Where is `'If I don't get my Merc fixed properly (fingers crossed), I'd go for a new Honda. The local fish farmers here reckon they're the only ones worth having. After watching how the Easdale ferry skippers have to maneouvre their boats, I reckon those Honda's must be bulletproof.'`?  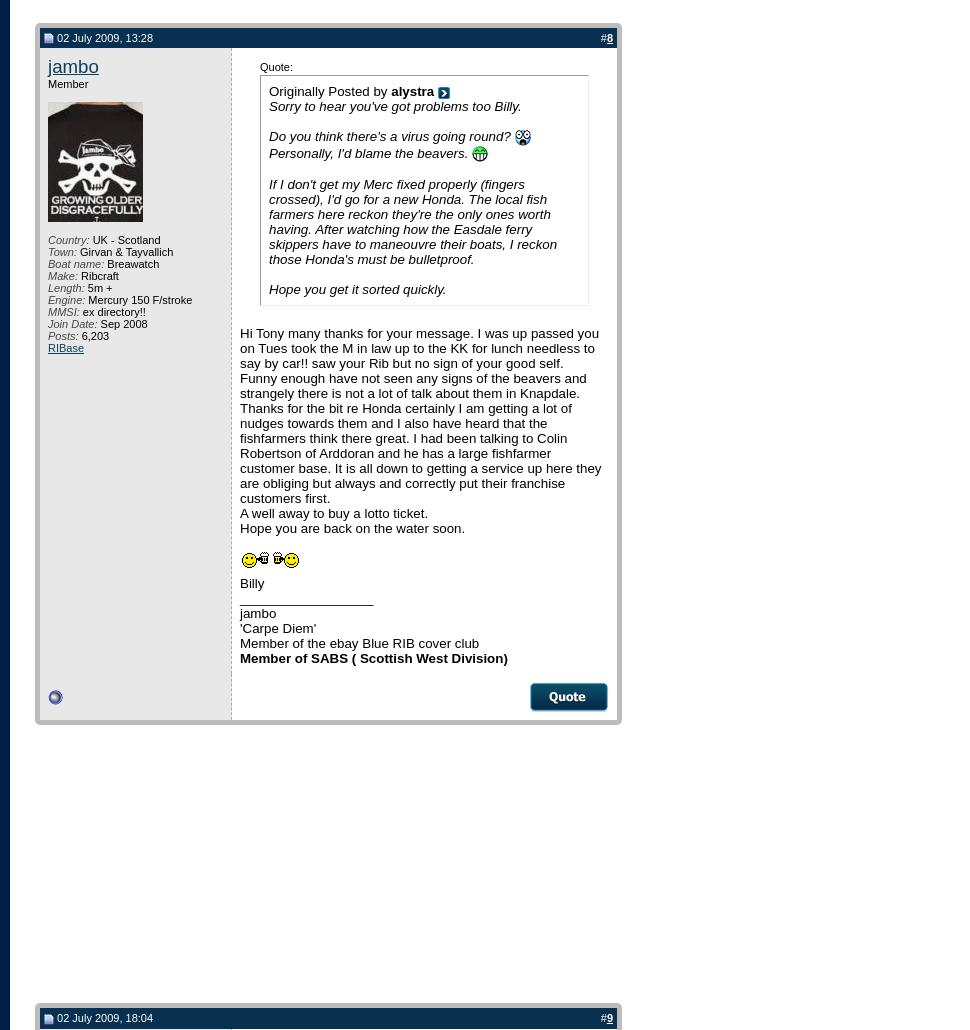
'If I don't get my Merc fixed properly (fingers crossed), I'd go for a new Honda. The local fish farmers here reckon they're the only ones worth having. After watching how the Easdale ferry skippers have to maneouvre their boats, I reckon those Honda's must be bulletproof.' is located at coordinates (413, 221).